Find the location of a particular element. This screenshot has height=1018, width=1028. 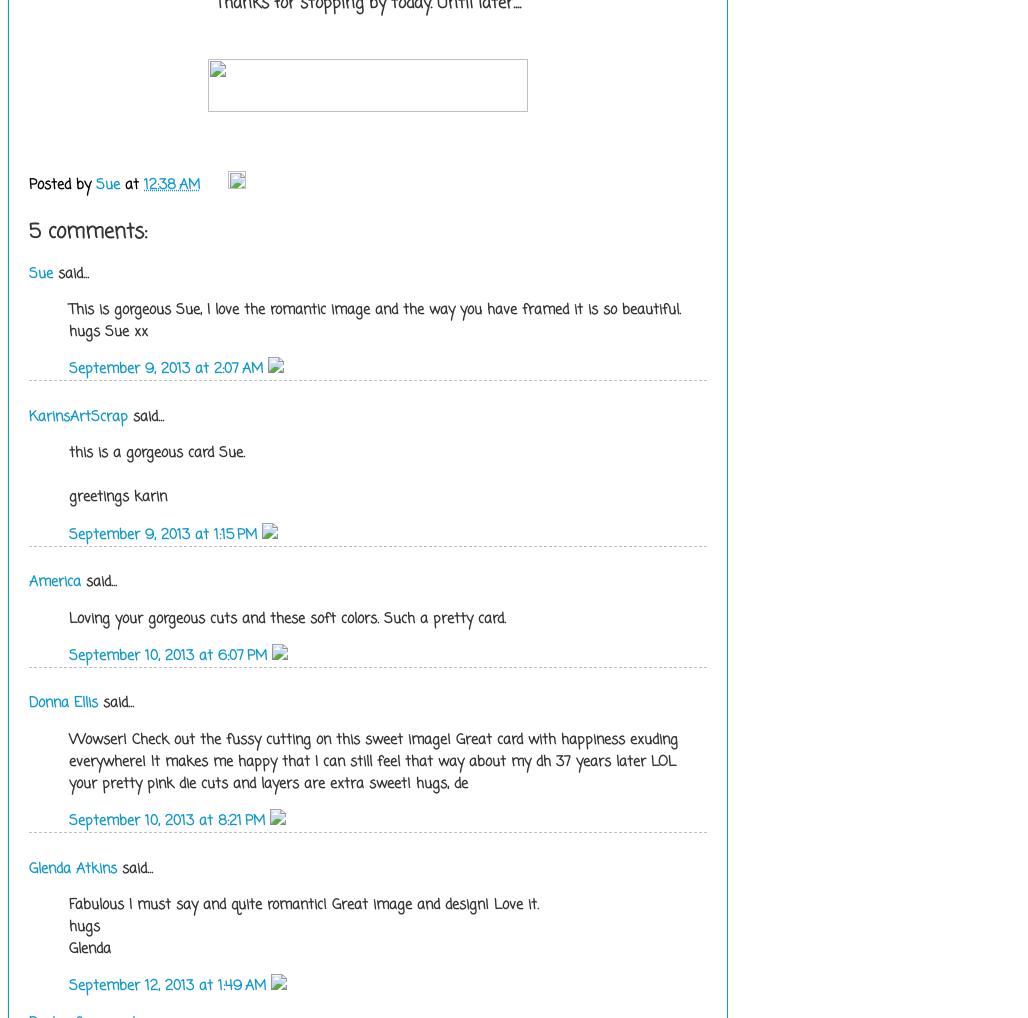

'Posted by' is located at coordinates (62, 184).